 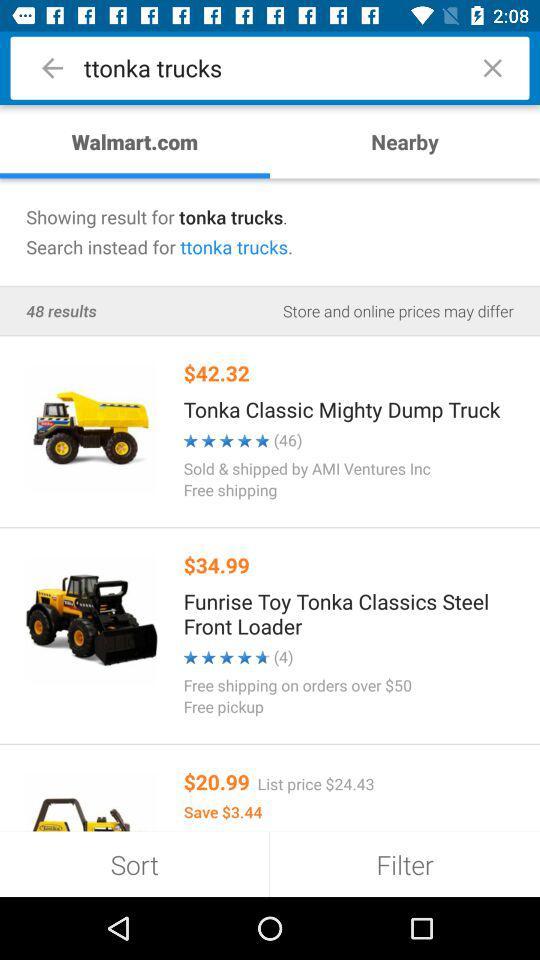 What do you see at coordinates (52, 68) in the screenshot?
I see `the arrow_backward icon` at bounding box center [52, 68].